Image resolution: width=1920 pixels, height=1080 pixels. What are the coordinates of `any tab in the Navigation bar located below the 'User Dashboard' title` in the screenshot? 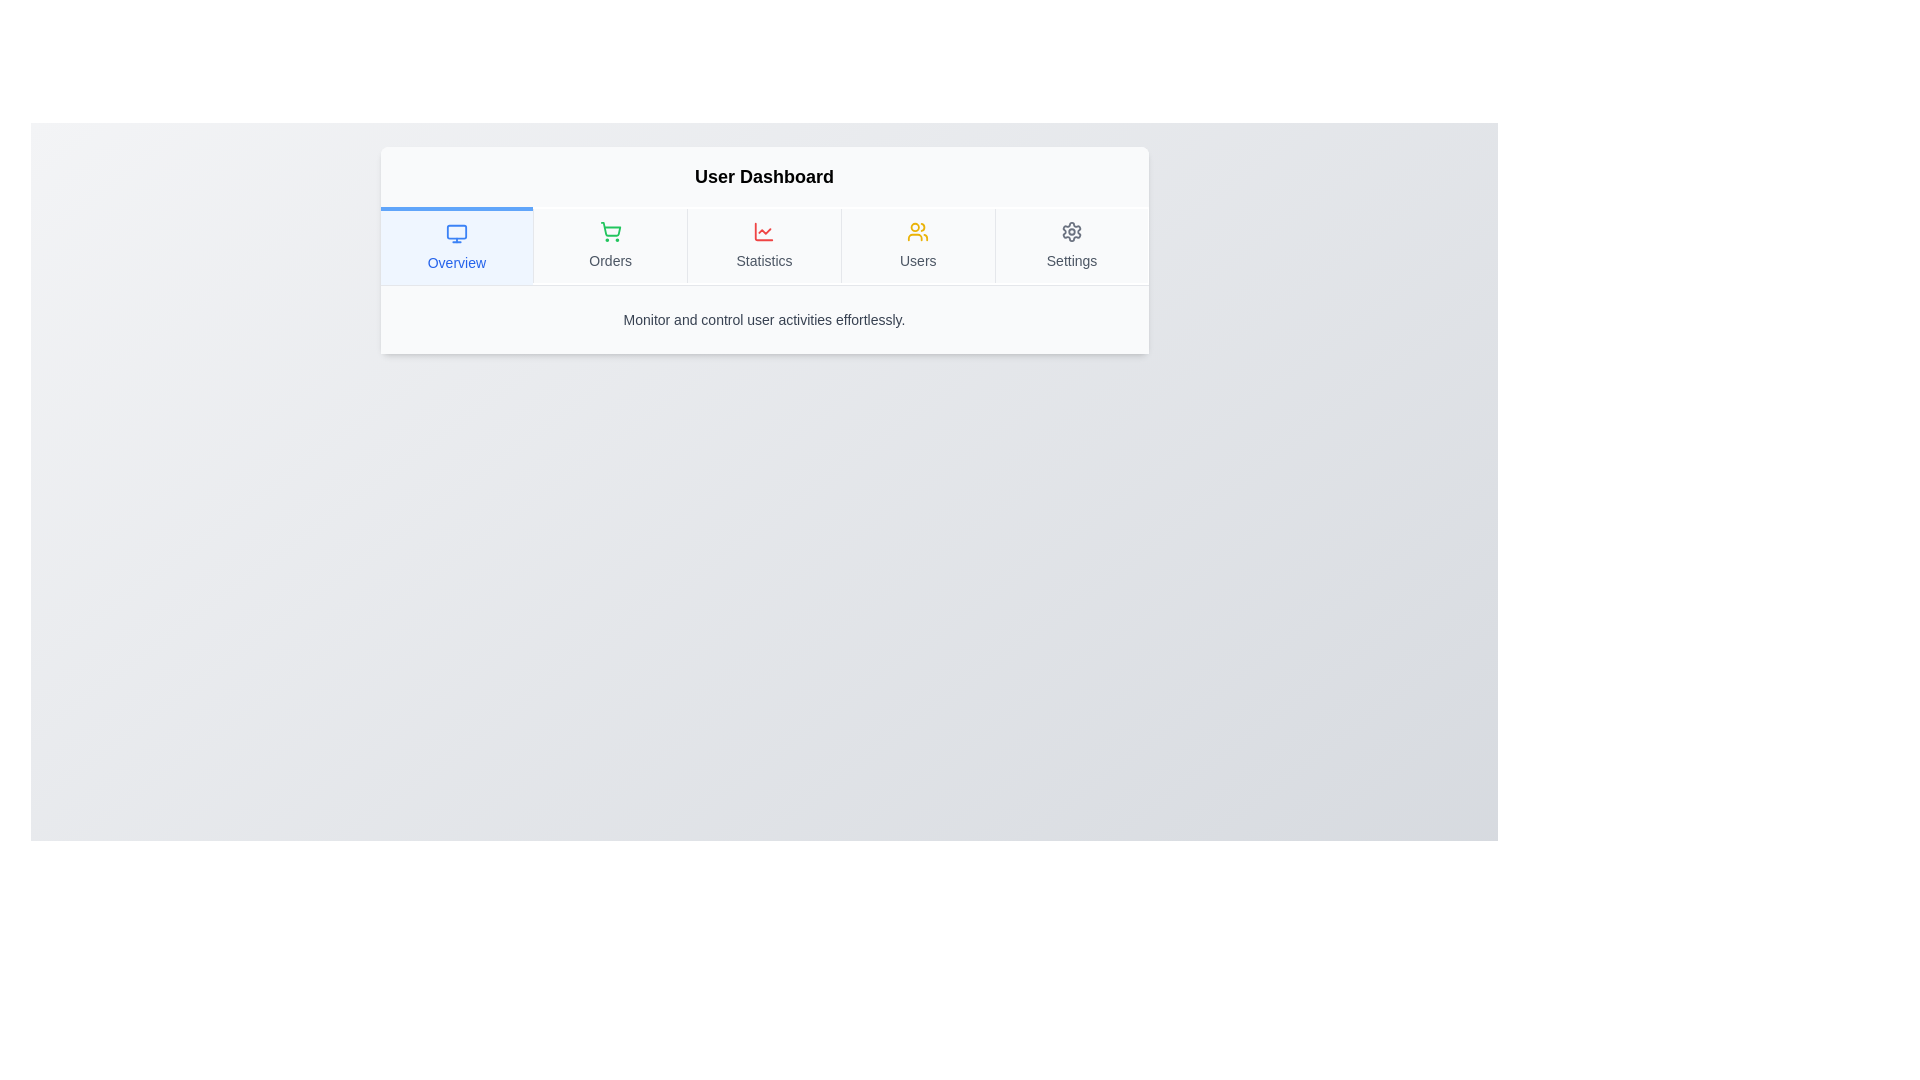 It's located at (763, 245).